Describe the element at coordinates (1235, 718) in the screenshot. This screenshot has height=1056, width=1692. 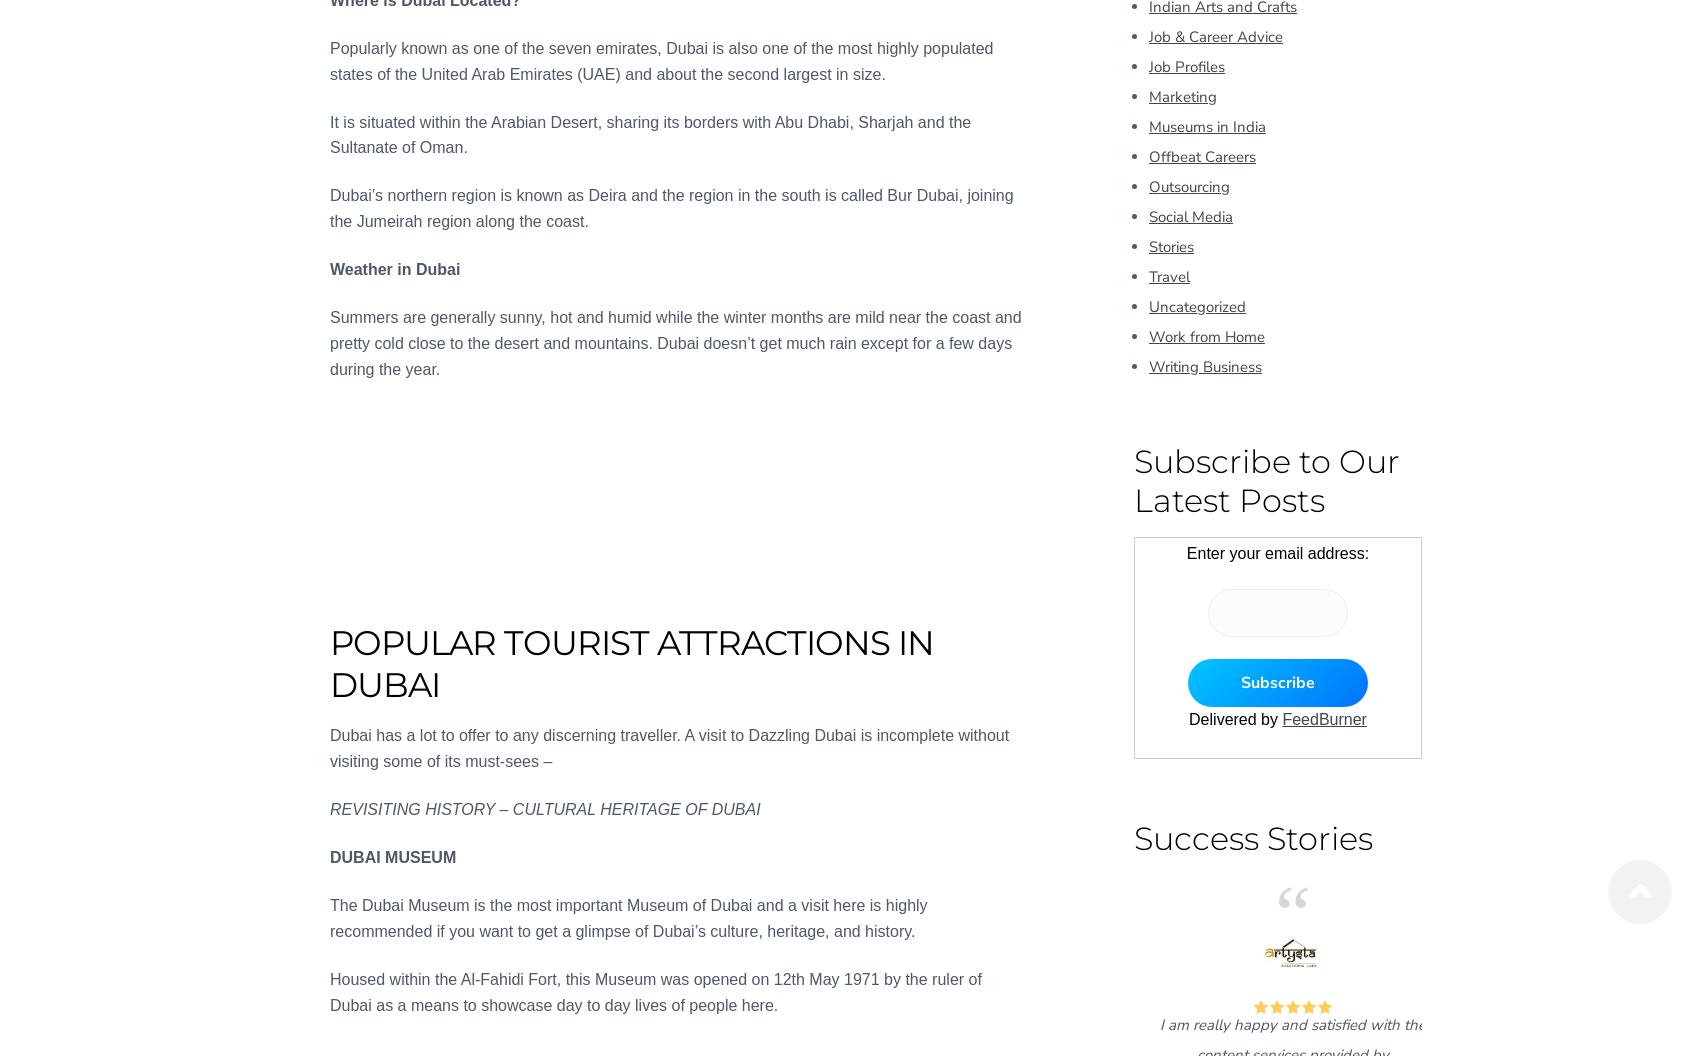
I see `'Delivered by'` at that location.